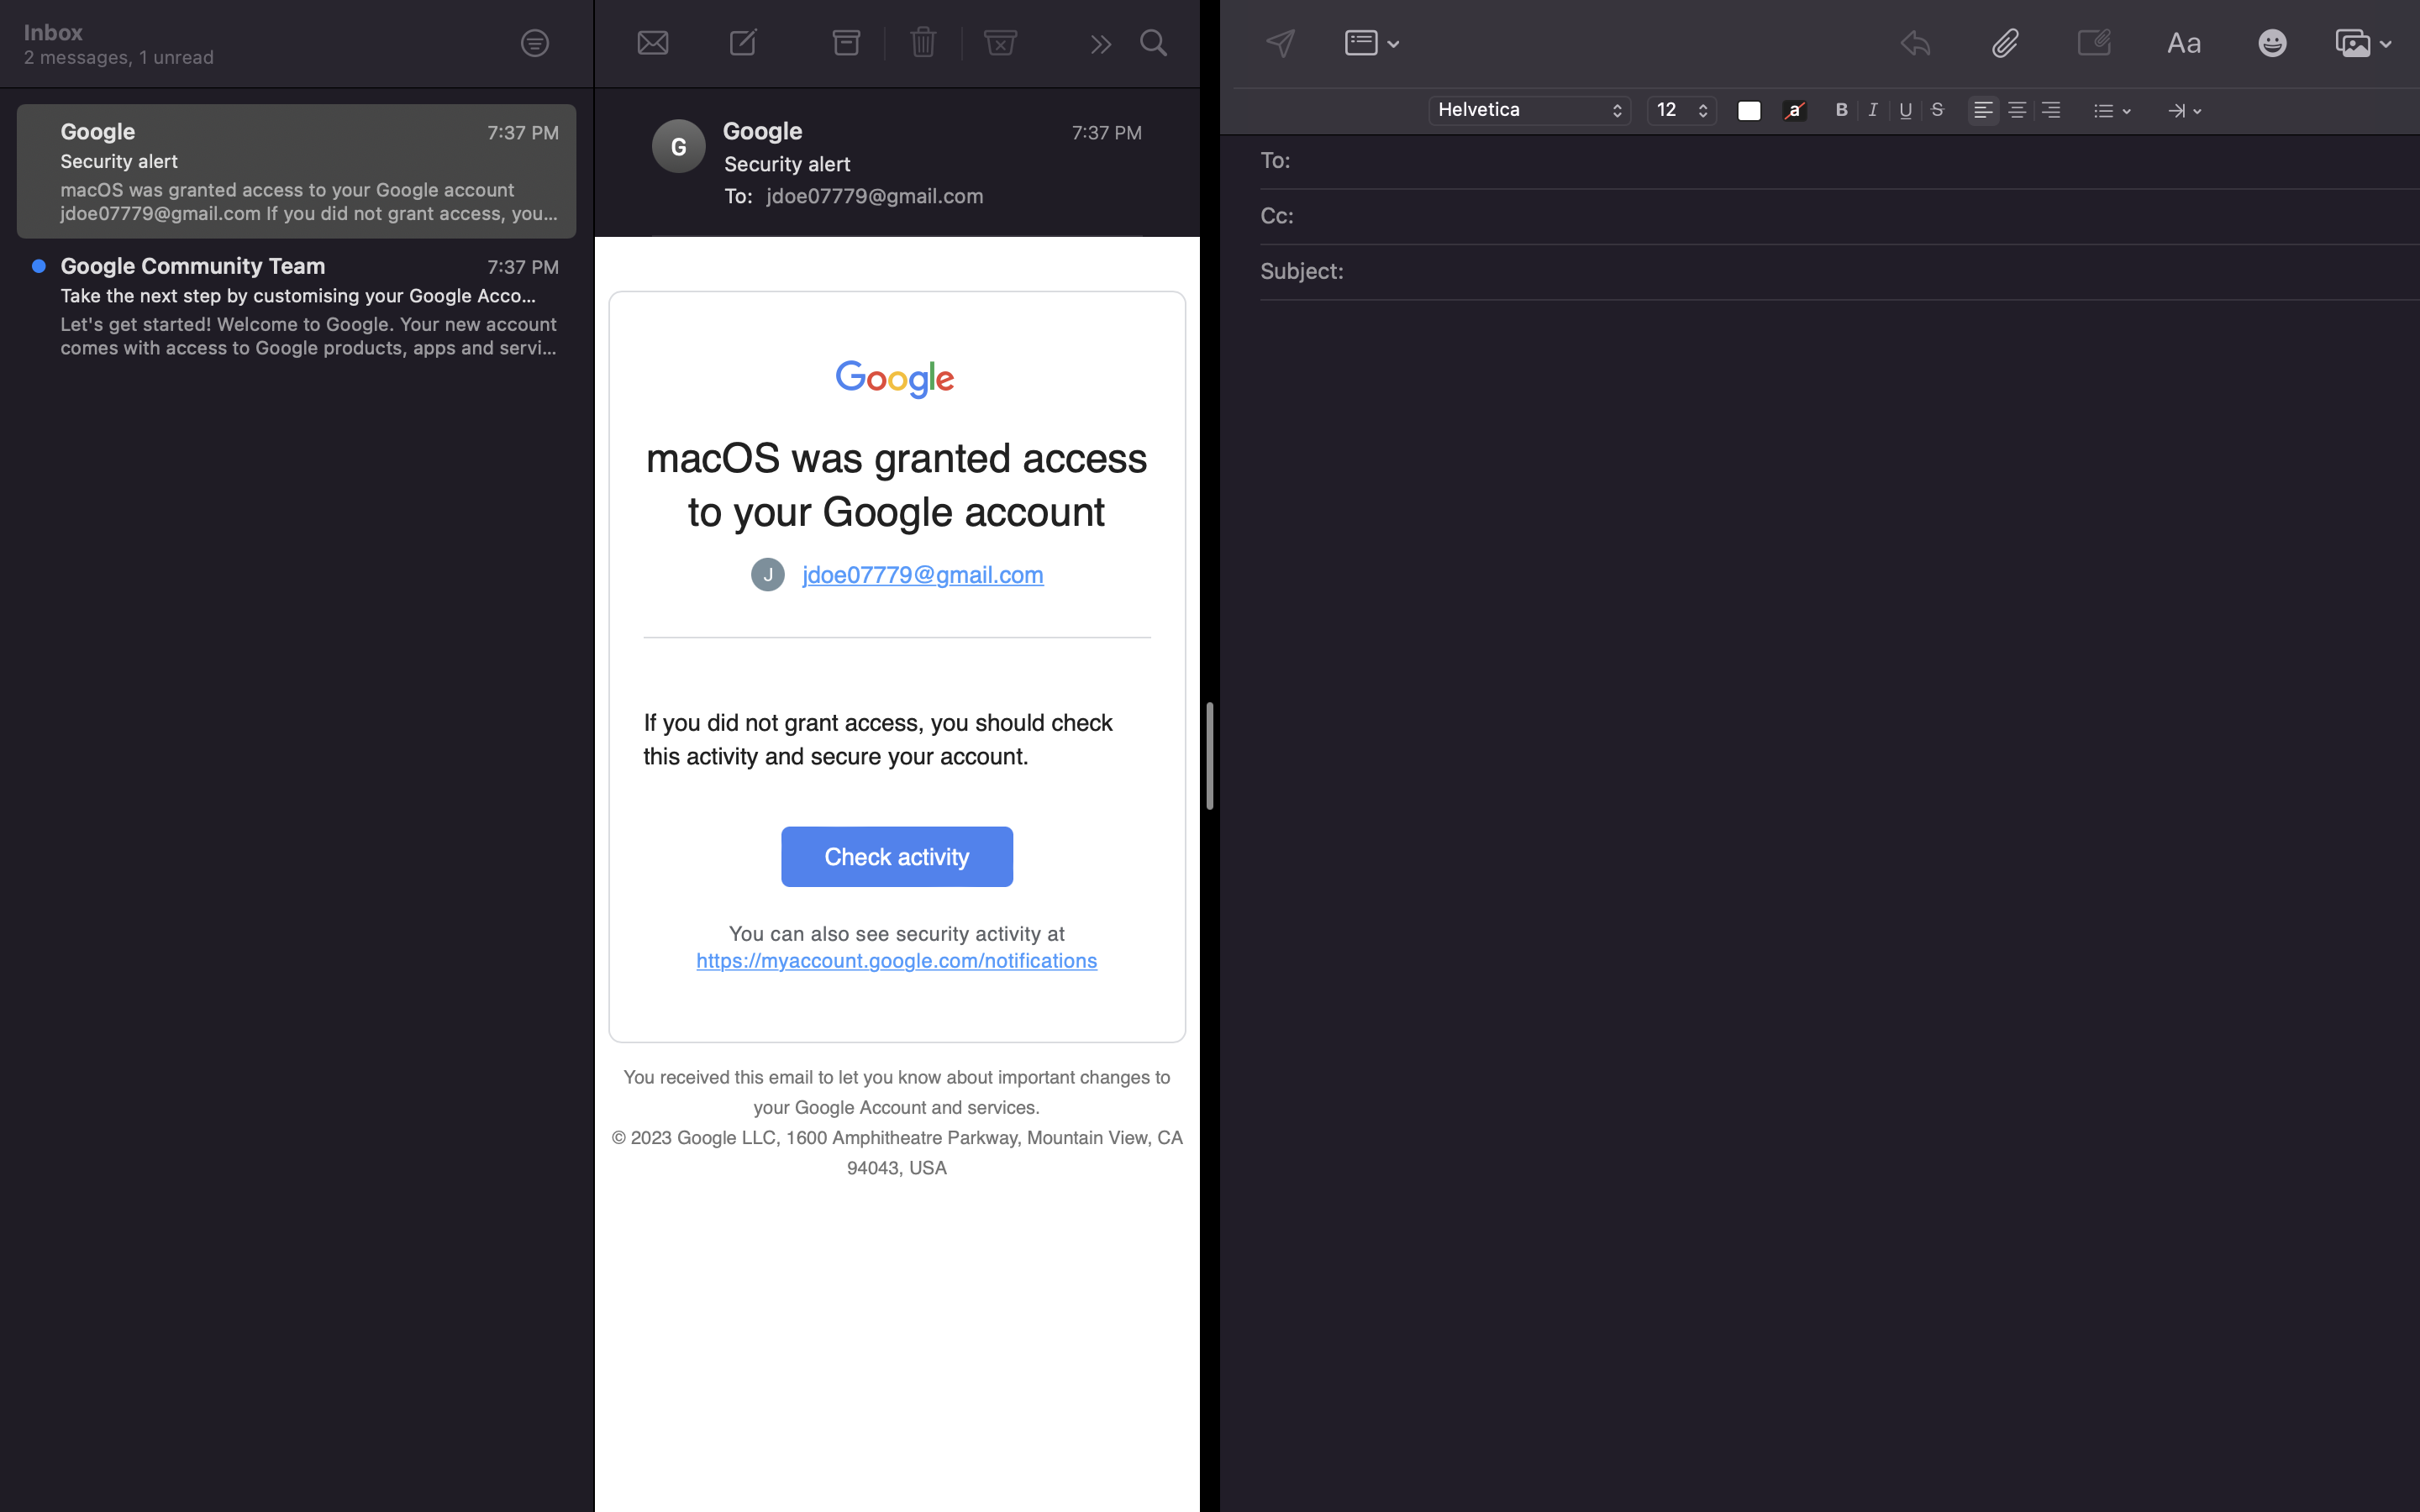  I want to click on "jane@gmail.com" in the receiver"s email field, so click(1854, 162).